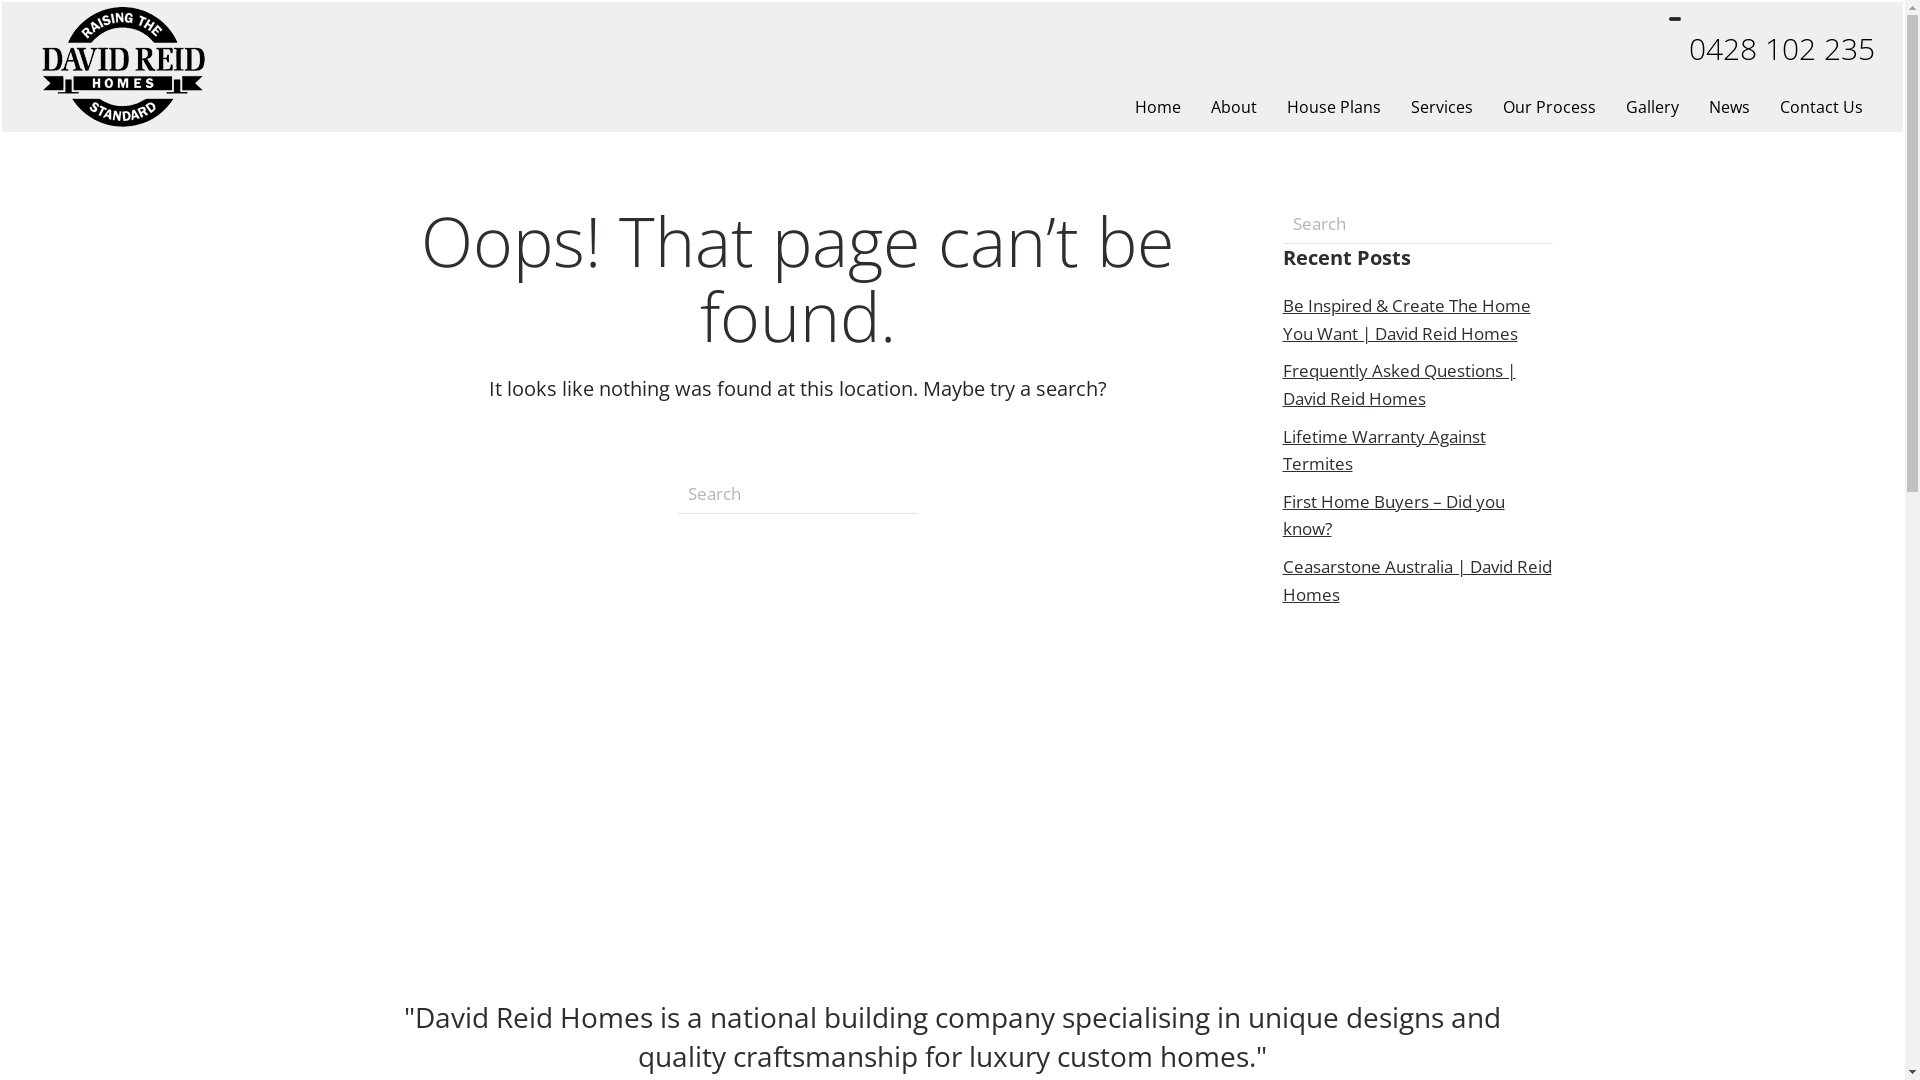  I want to click on 'Contact Us', so click(1821, 107).